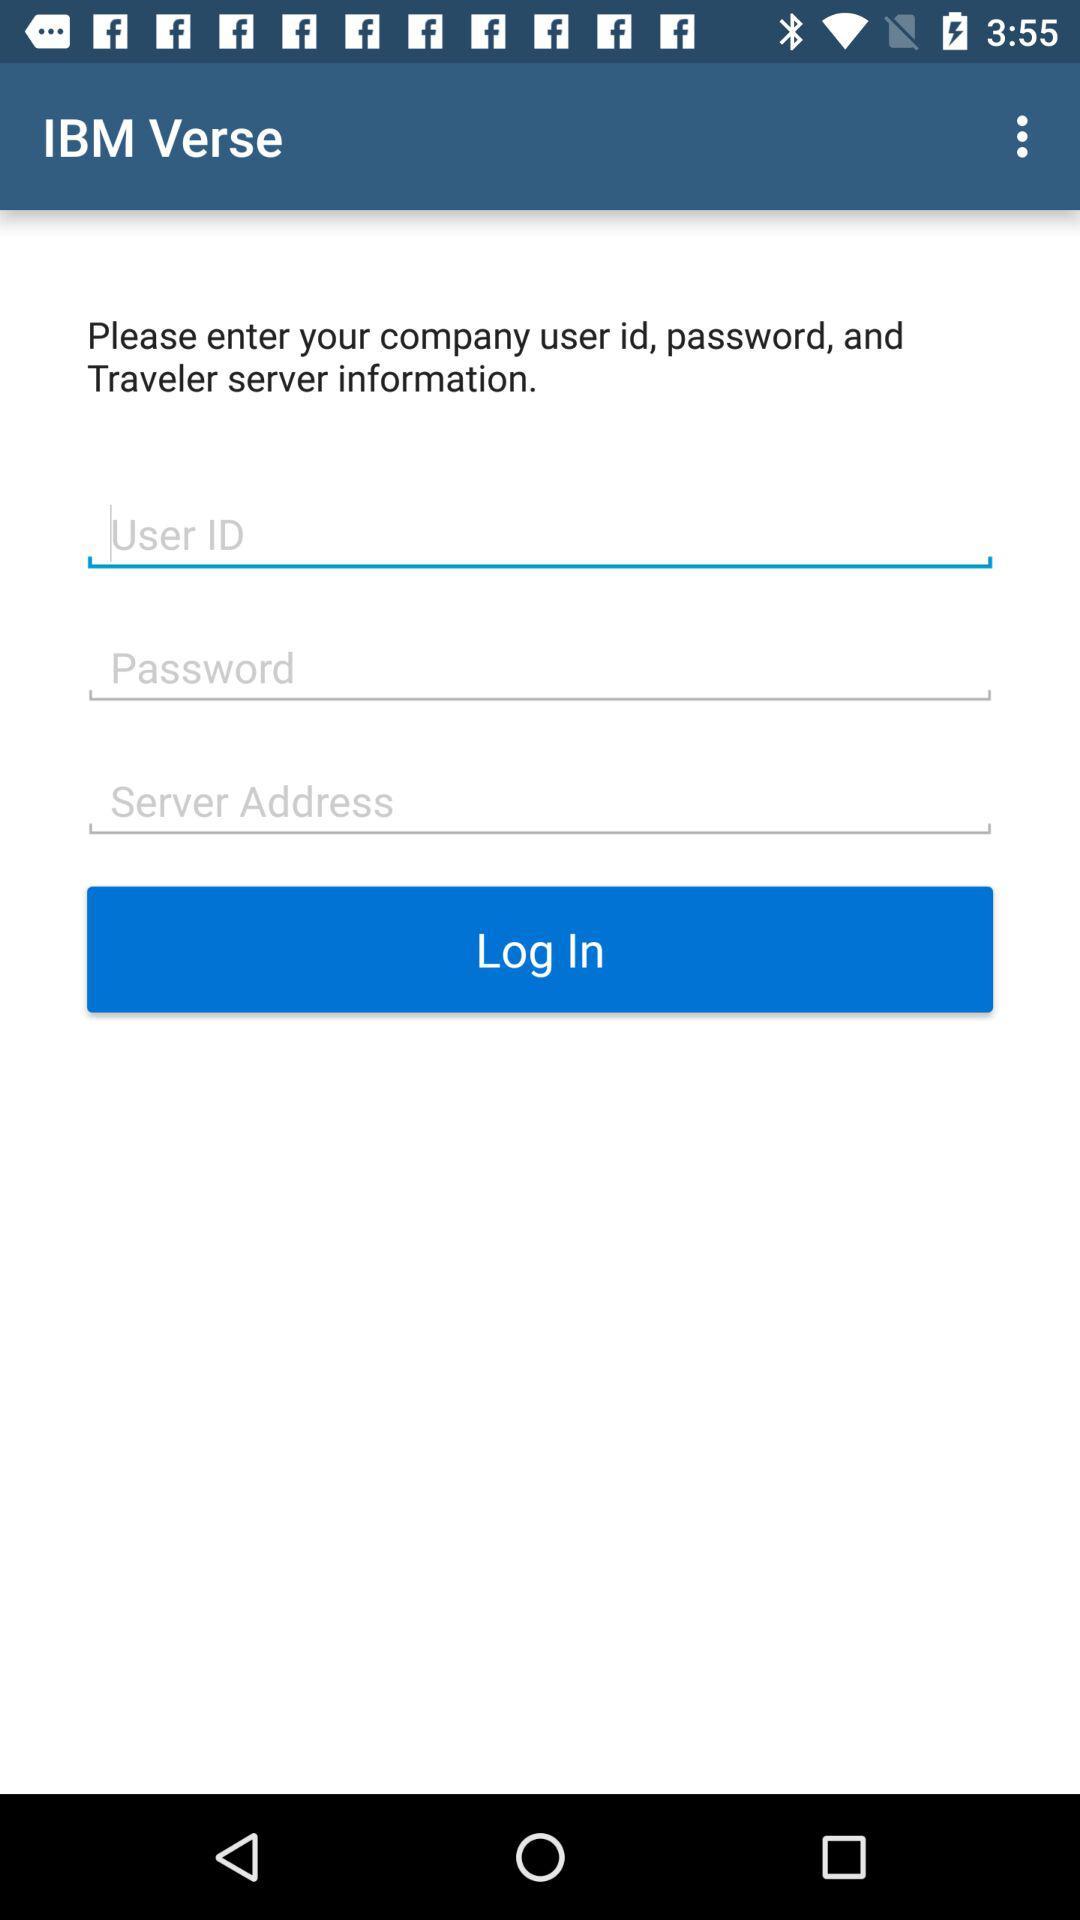 The image size is (1080, 1920). I want to click on the item next to ibm verse icon, so click(1027, 135).